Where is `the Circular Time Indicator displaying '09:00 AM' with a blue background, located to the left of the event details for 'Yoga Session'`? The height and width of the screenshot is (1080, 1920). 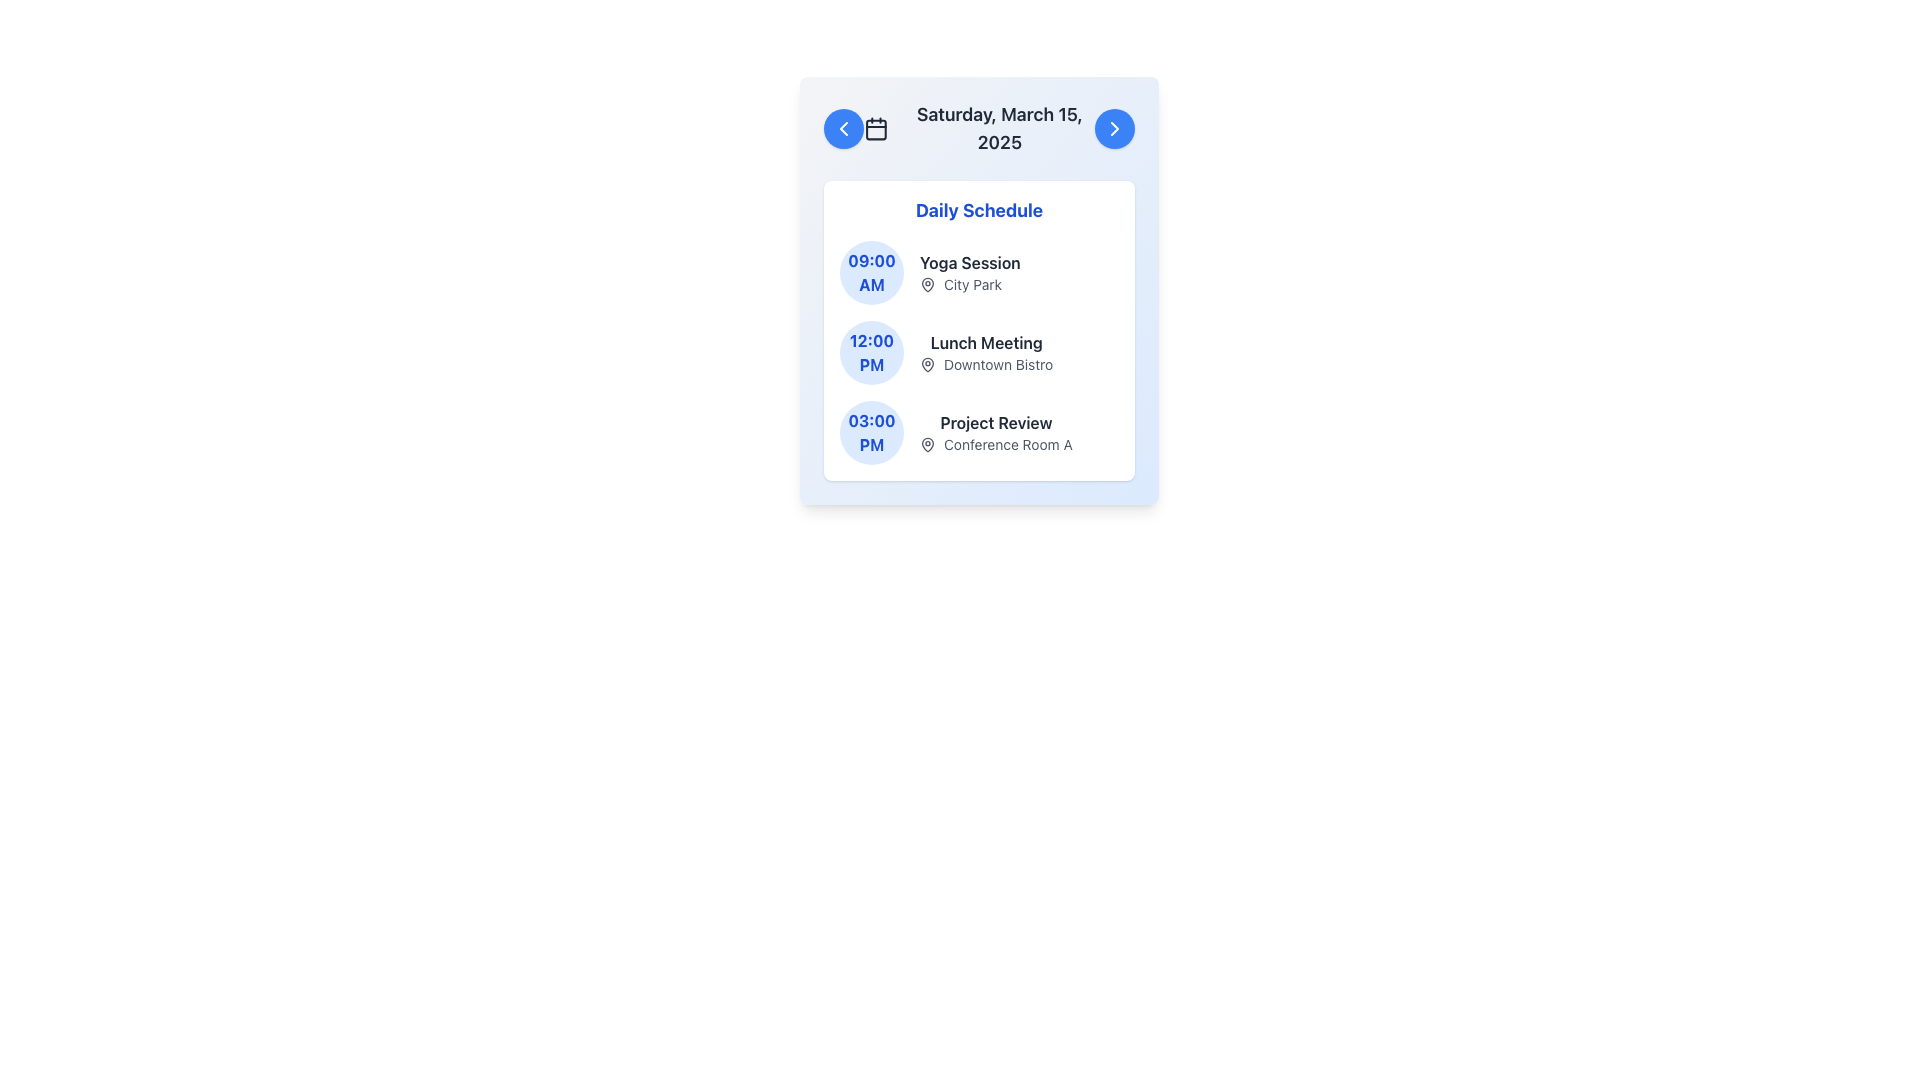
the Circular Time Indicator displaying '09:00 AM' with a blue background, located to the left of the event details for 'Yoga Session' is located at coordinates (872, 273).